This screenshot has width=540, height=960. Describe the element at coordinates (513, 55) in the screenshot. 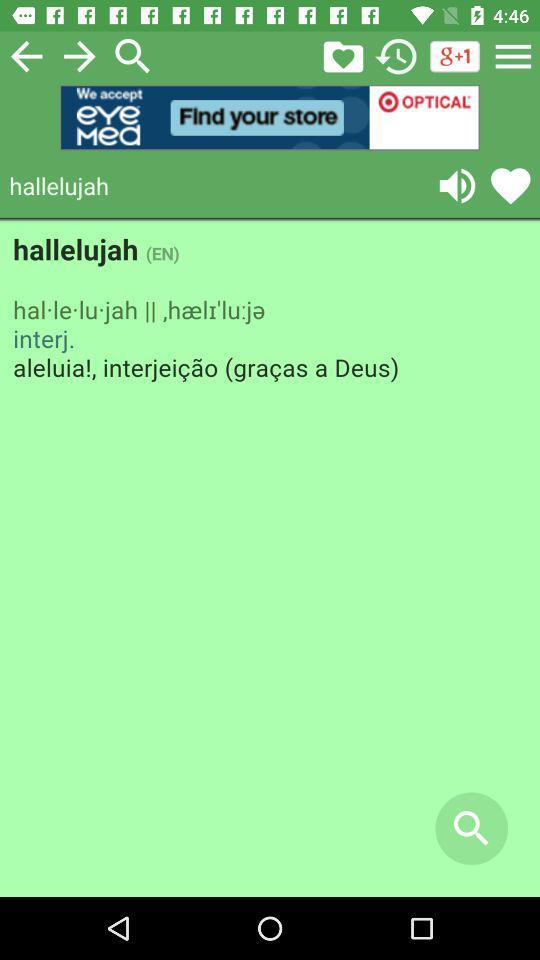

I see `more options` at that location.